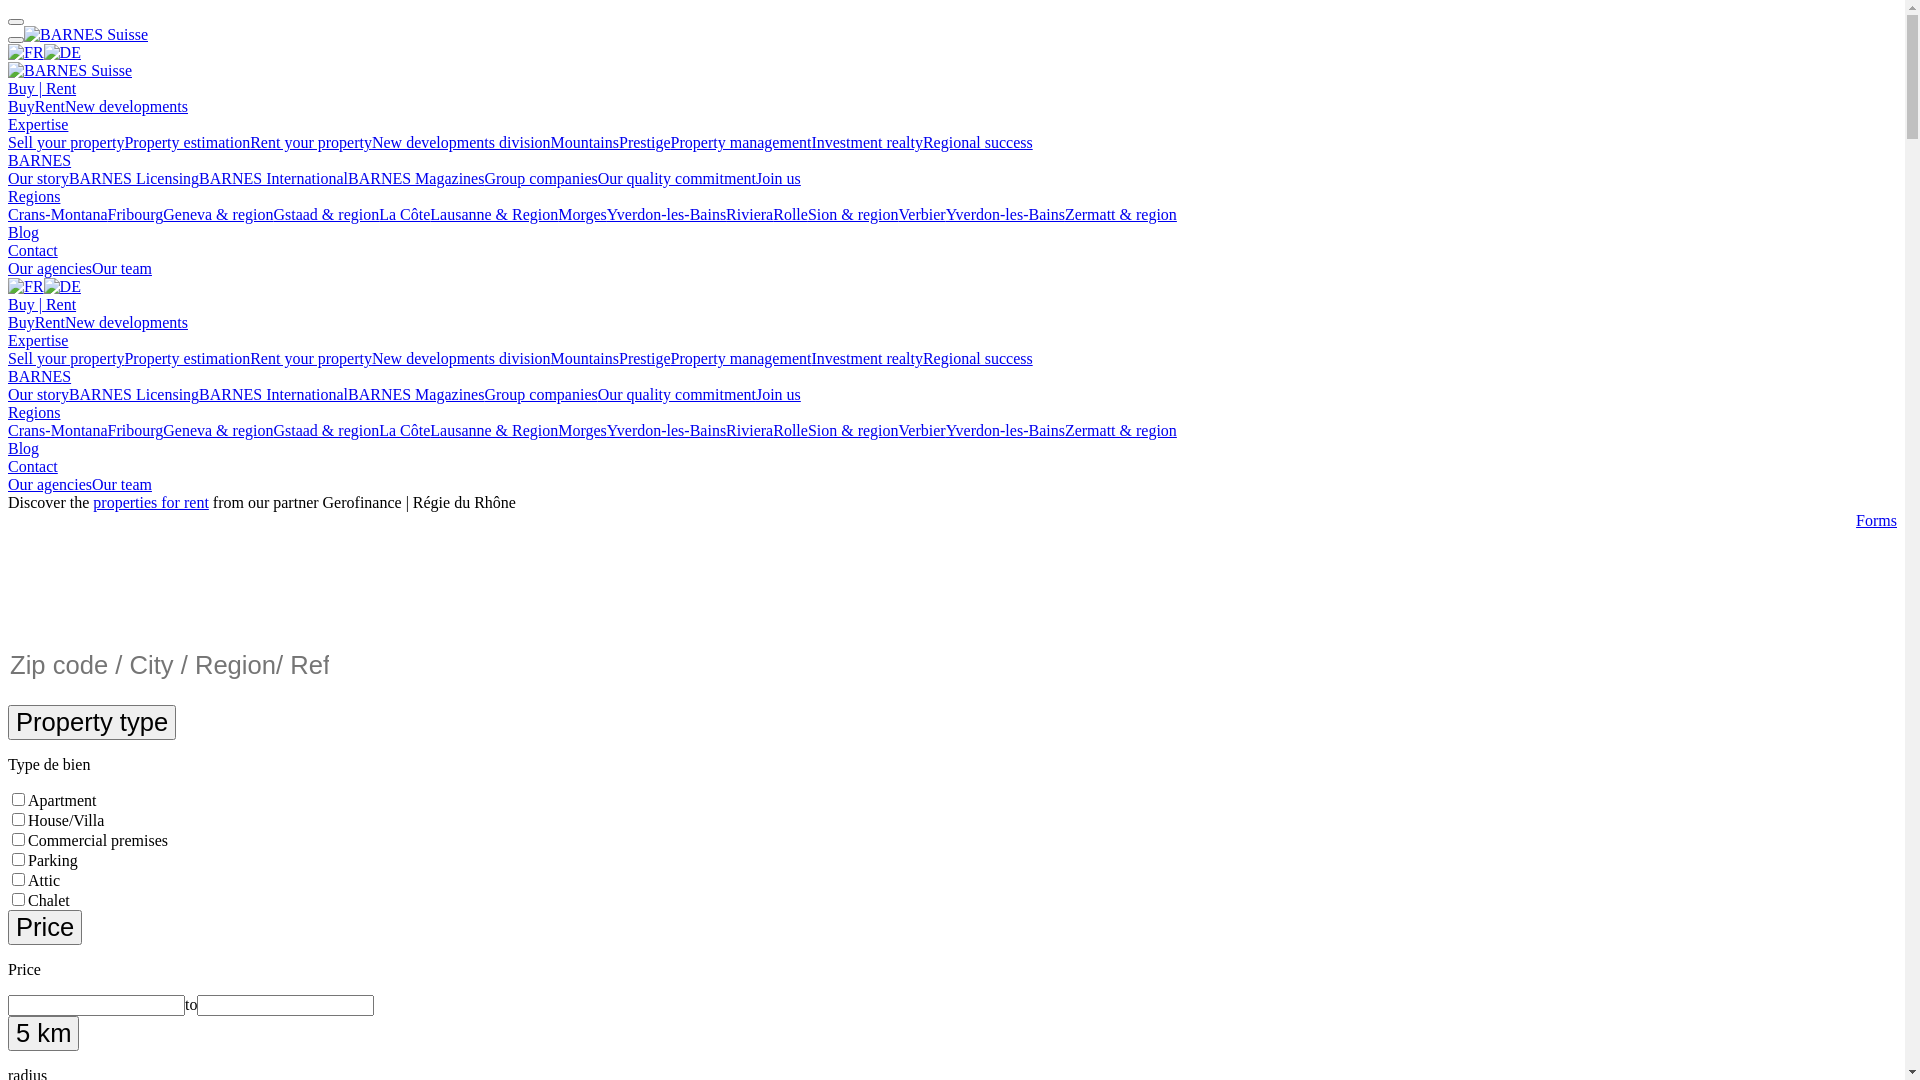  What do you see at coordinates (415, 394) in the screenshot?
I see `'BARNES Magazines'` at bounding box center [415, 394].